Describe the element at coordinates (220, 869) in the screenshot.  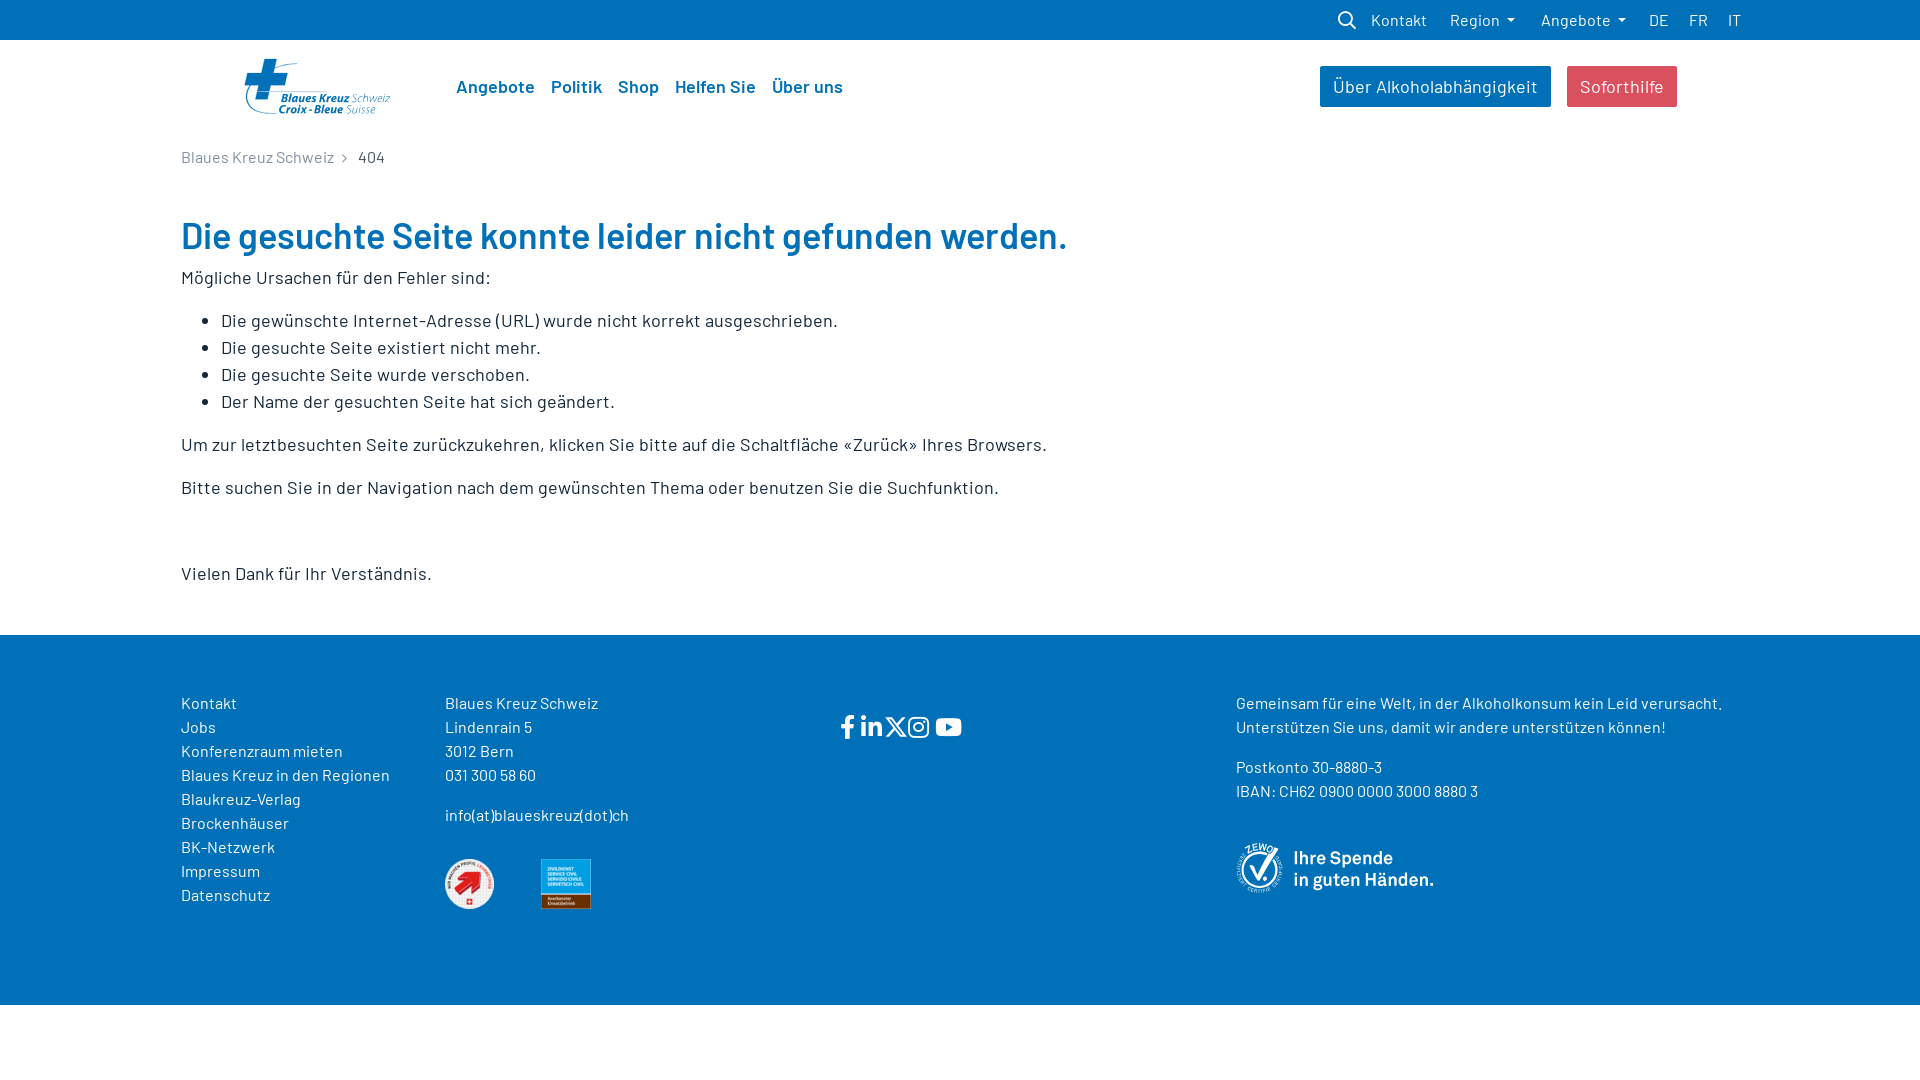
I see `'Impressum'` at that location.